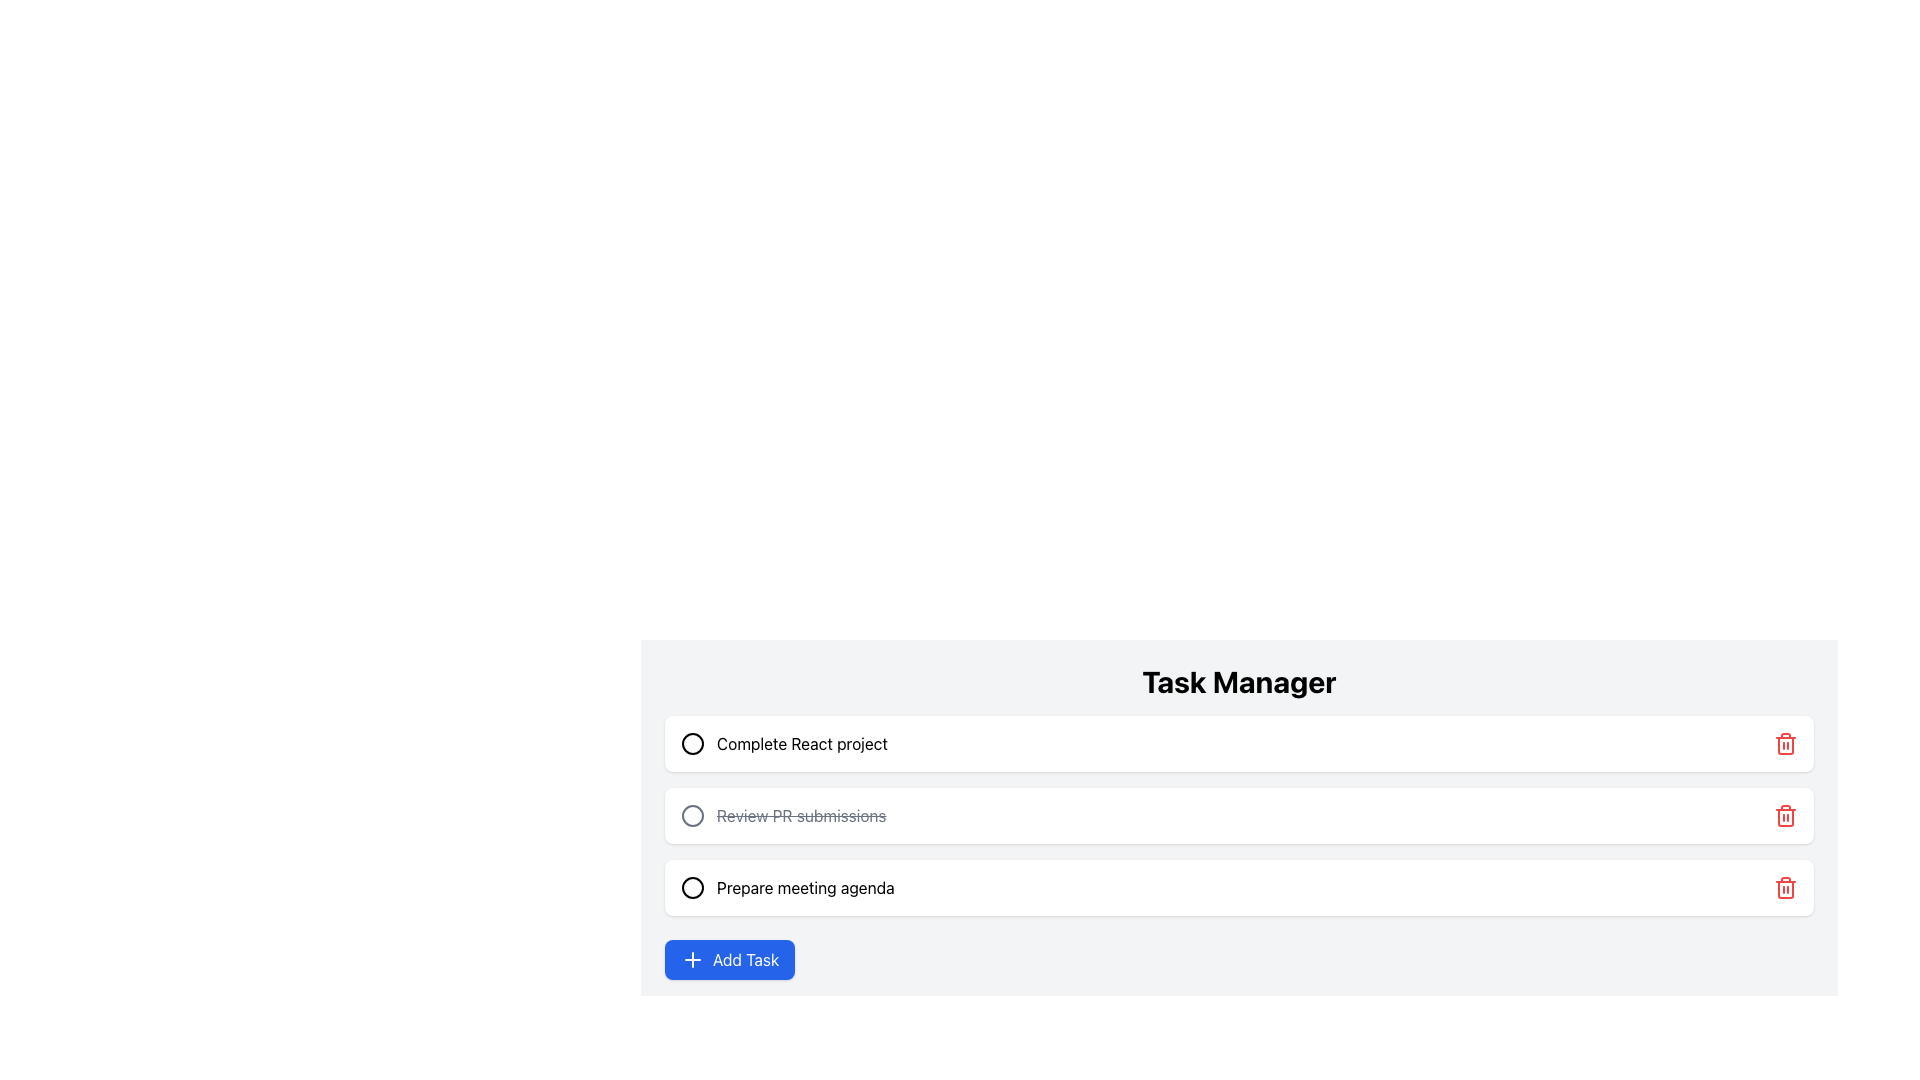 The width and height of the screenshot is (1920, 1080). What do you see at coordinates (729, 959) in the screenshot?
I see `the 'Add Task' button located at the bottom left of the 'Task Manager' interface` at bounding box center [729, 959].